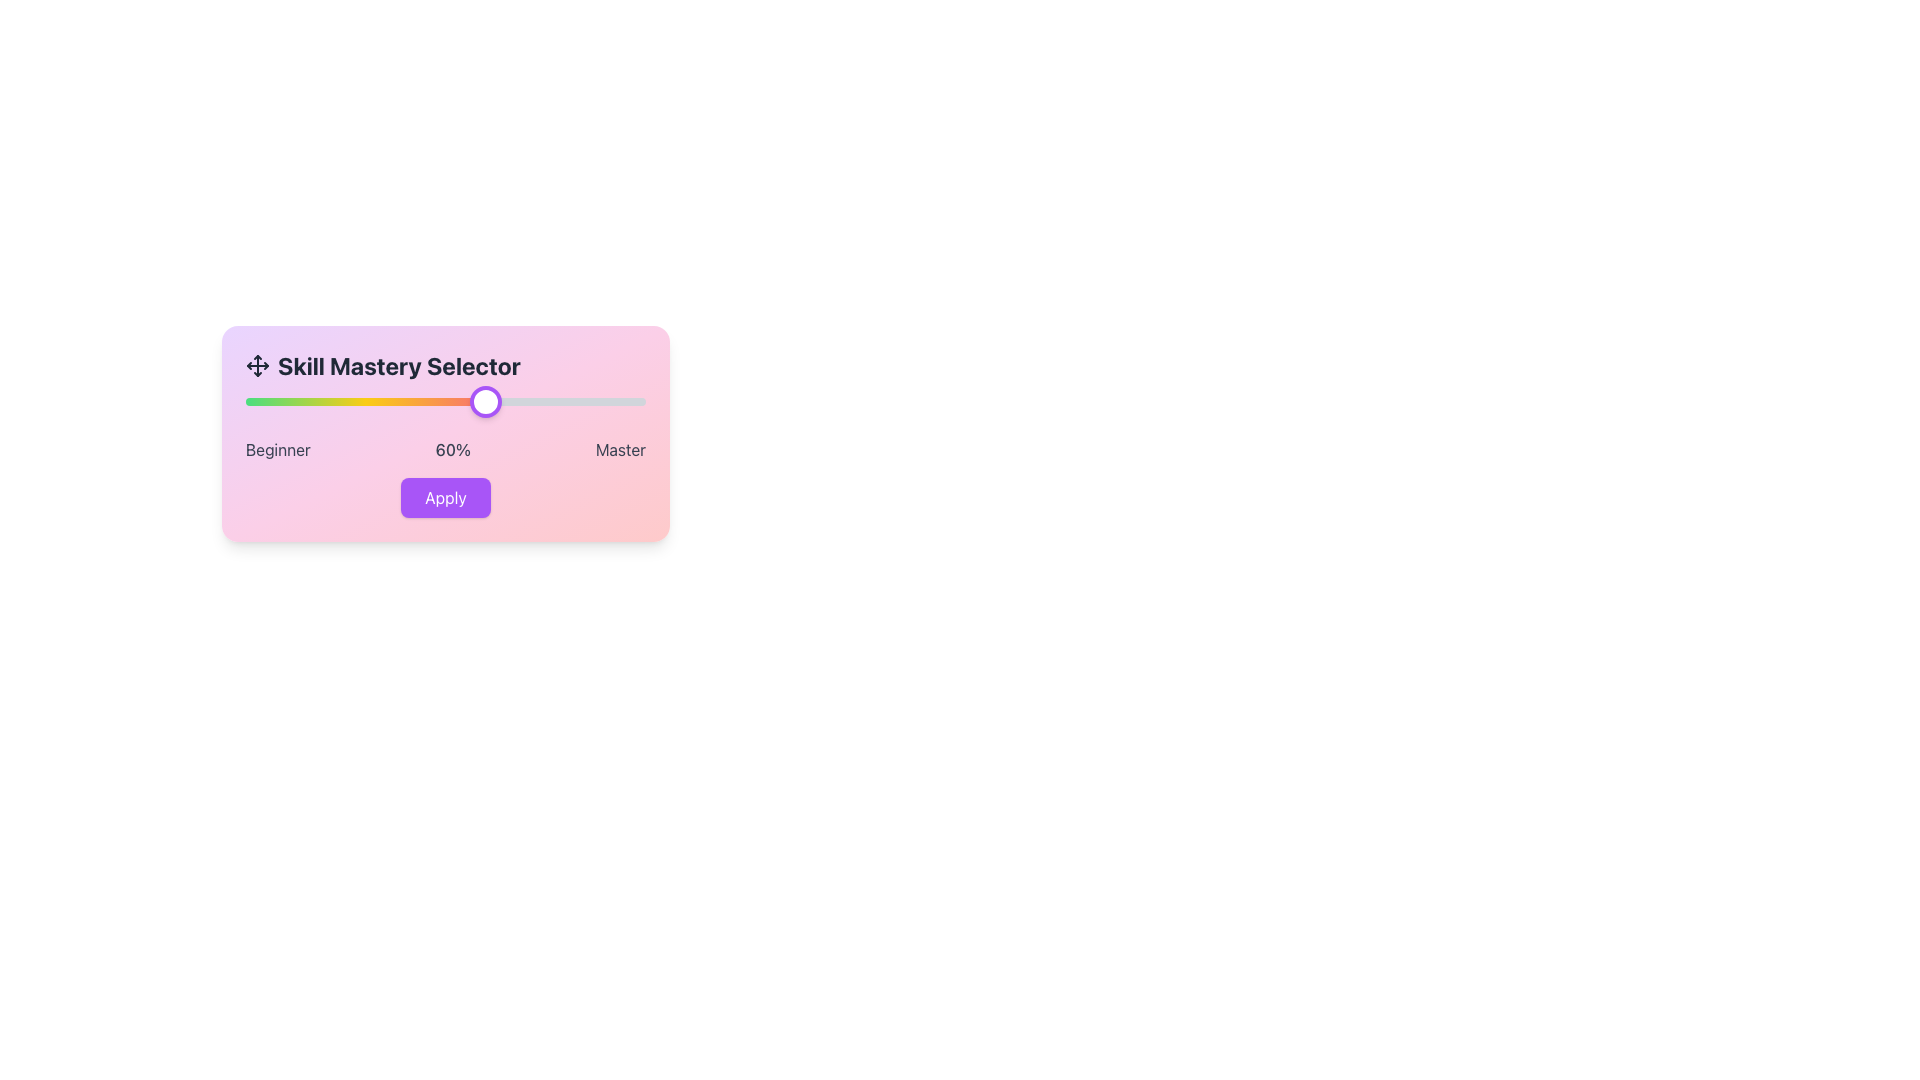 This screenshot has width=1920, height=1080. I want to click on the slider position, so click(510, 401).